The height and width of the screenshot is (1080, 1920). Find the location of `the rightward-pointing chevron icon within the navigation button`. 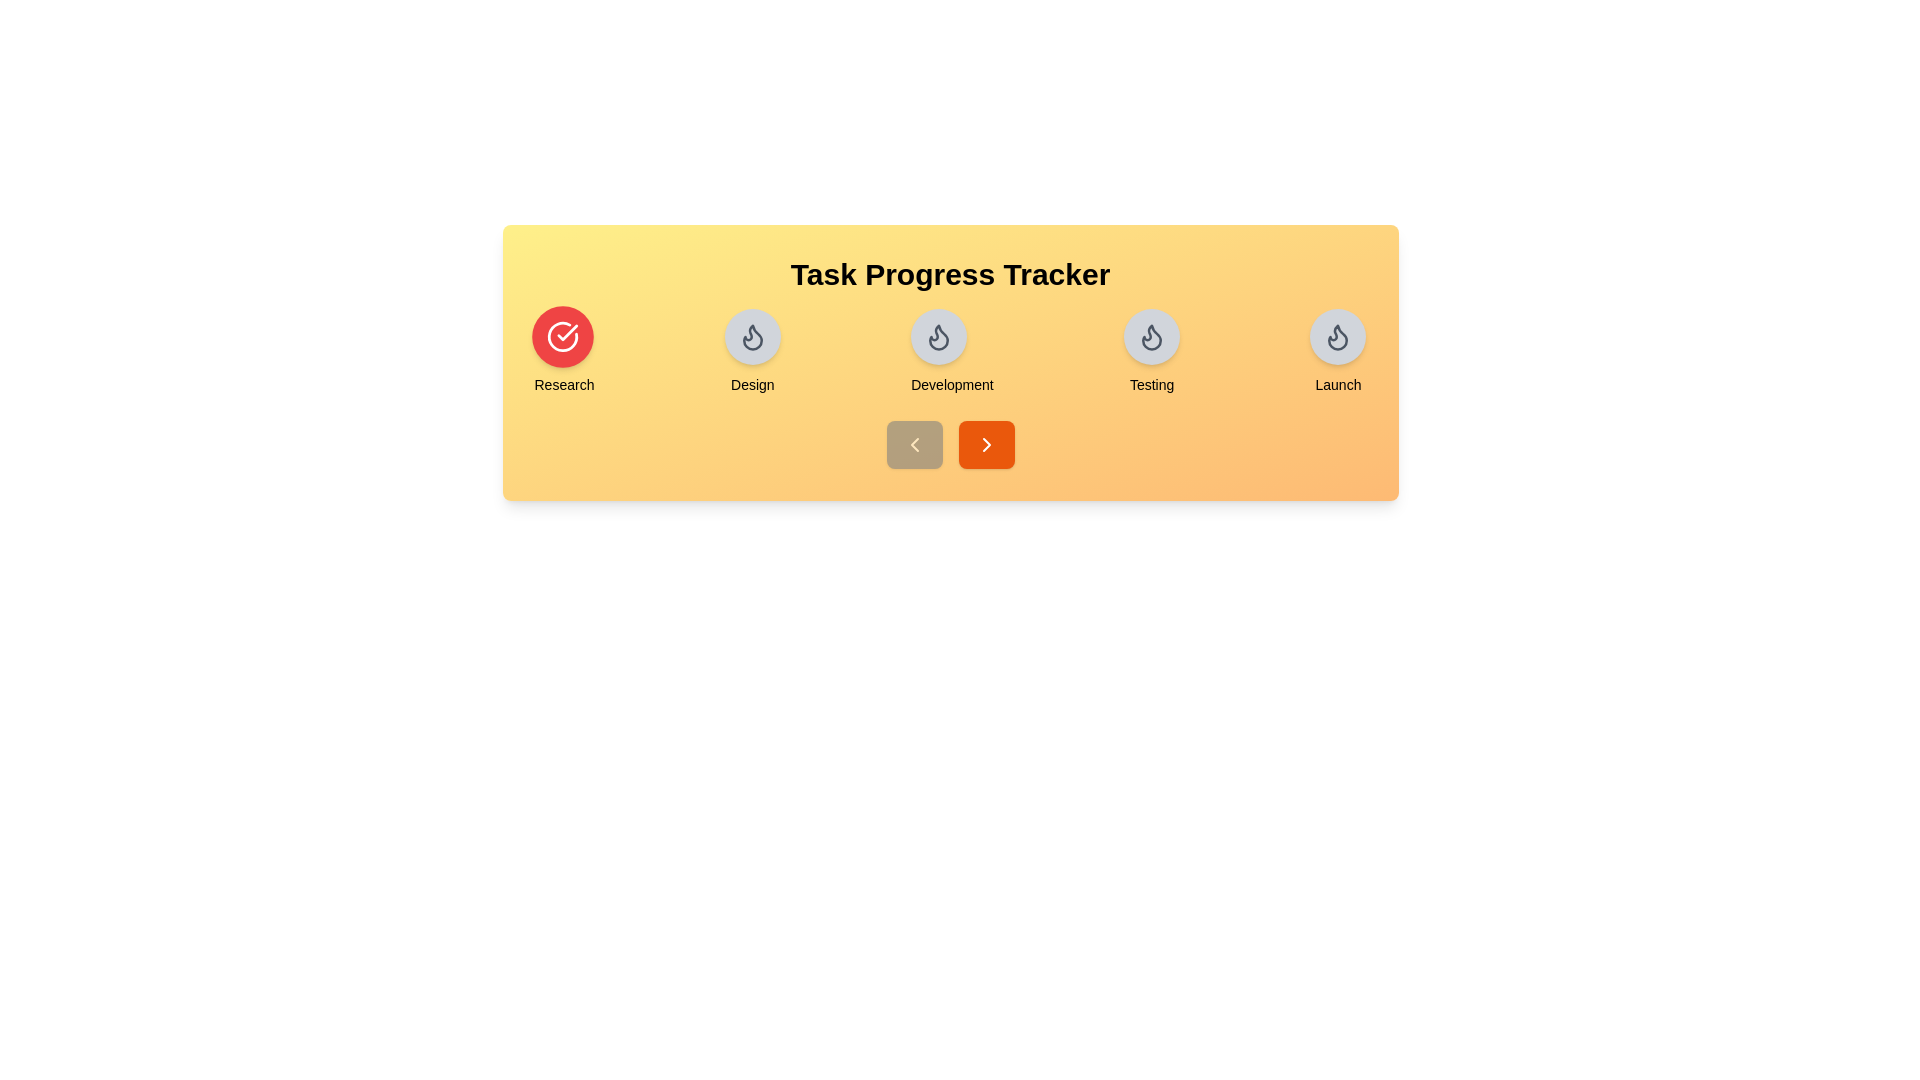

the rightward-pointing chevron icon within the navigation button is located at coordinates (986, 443).